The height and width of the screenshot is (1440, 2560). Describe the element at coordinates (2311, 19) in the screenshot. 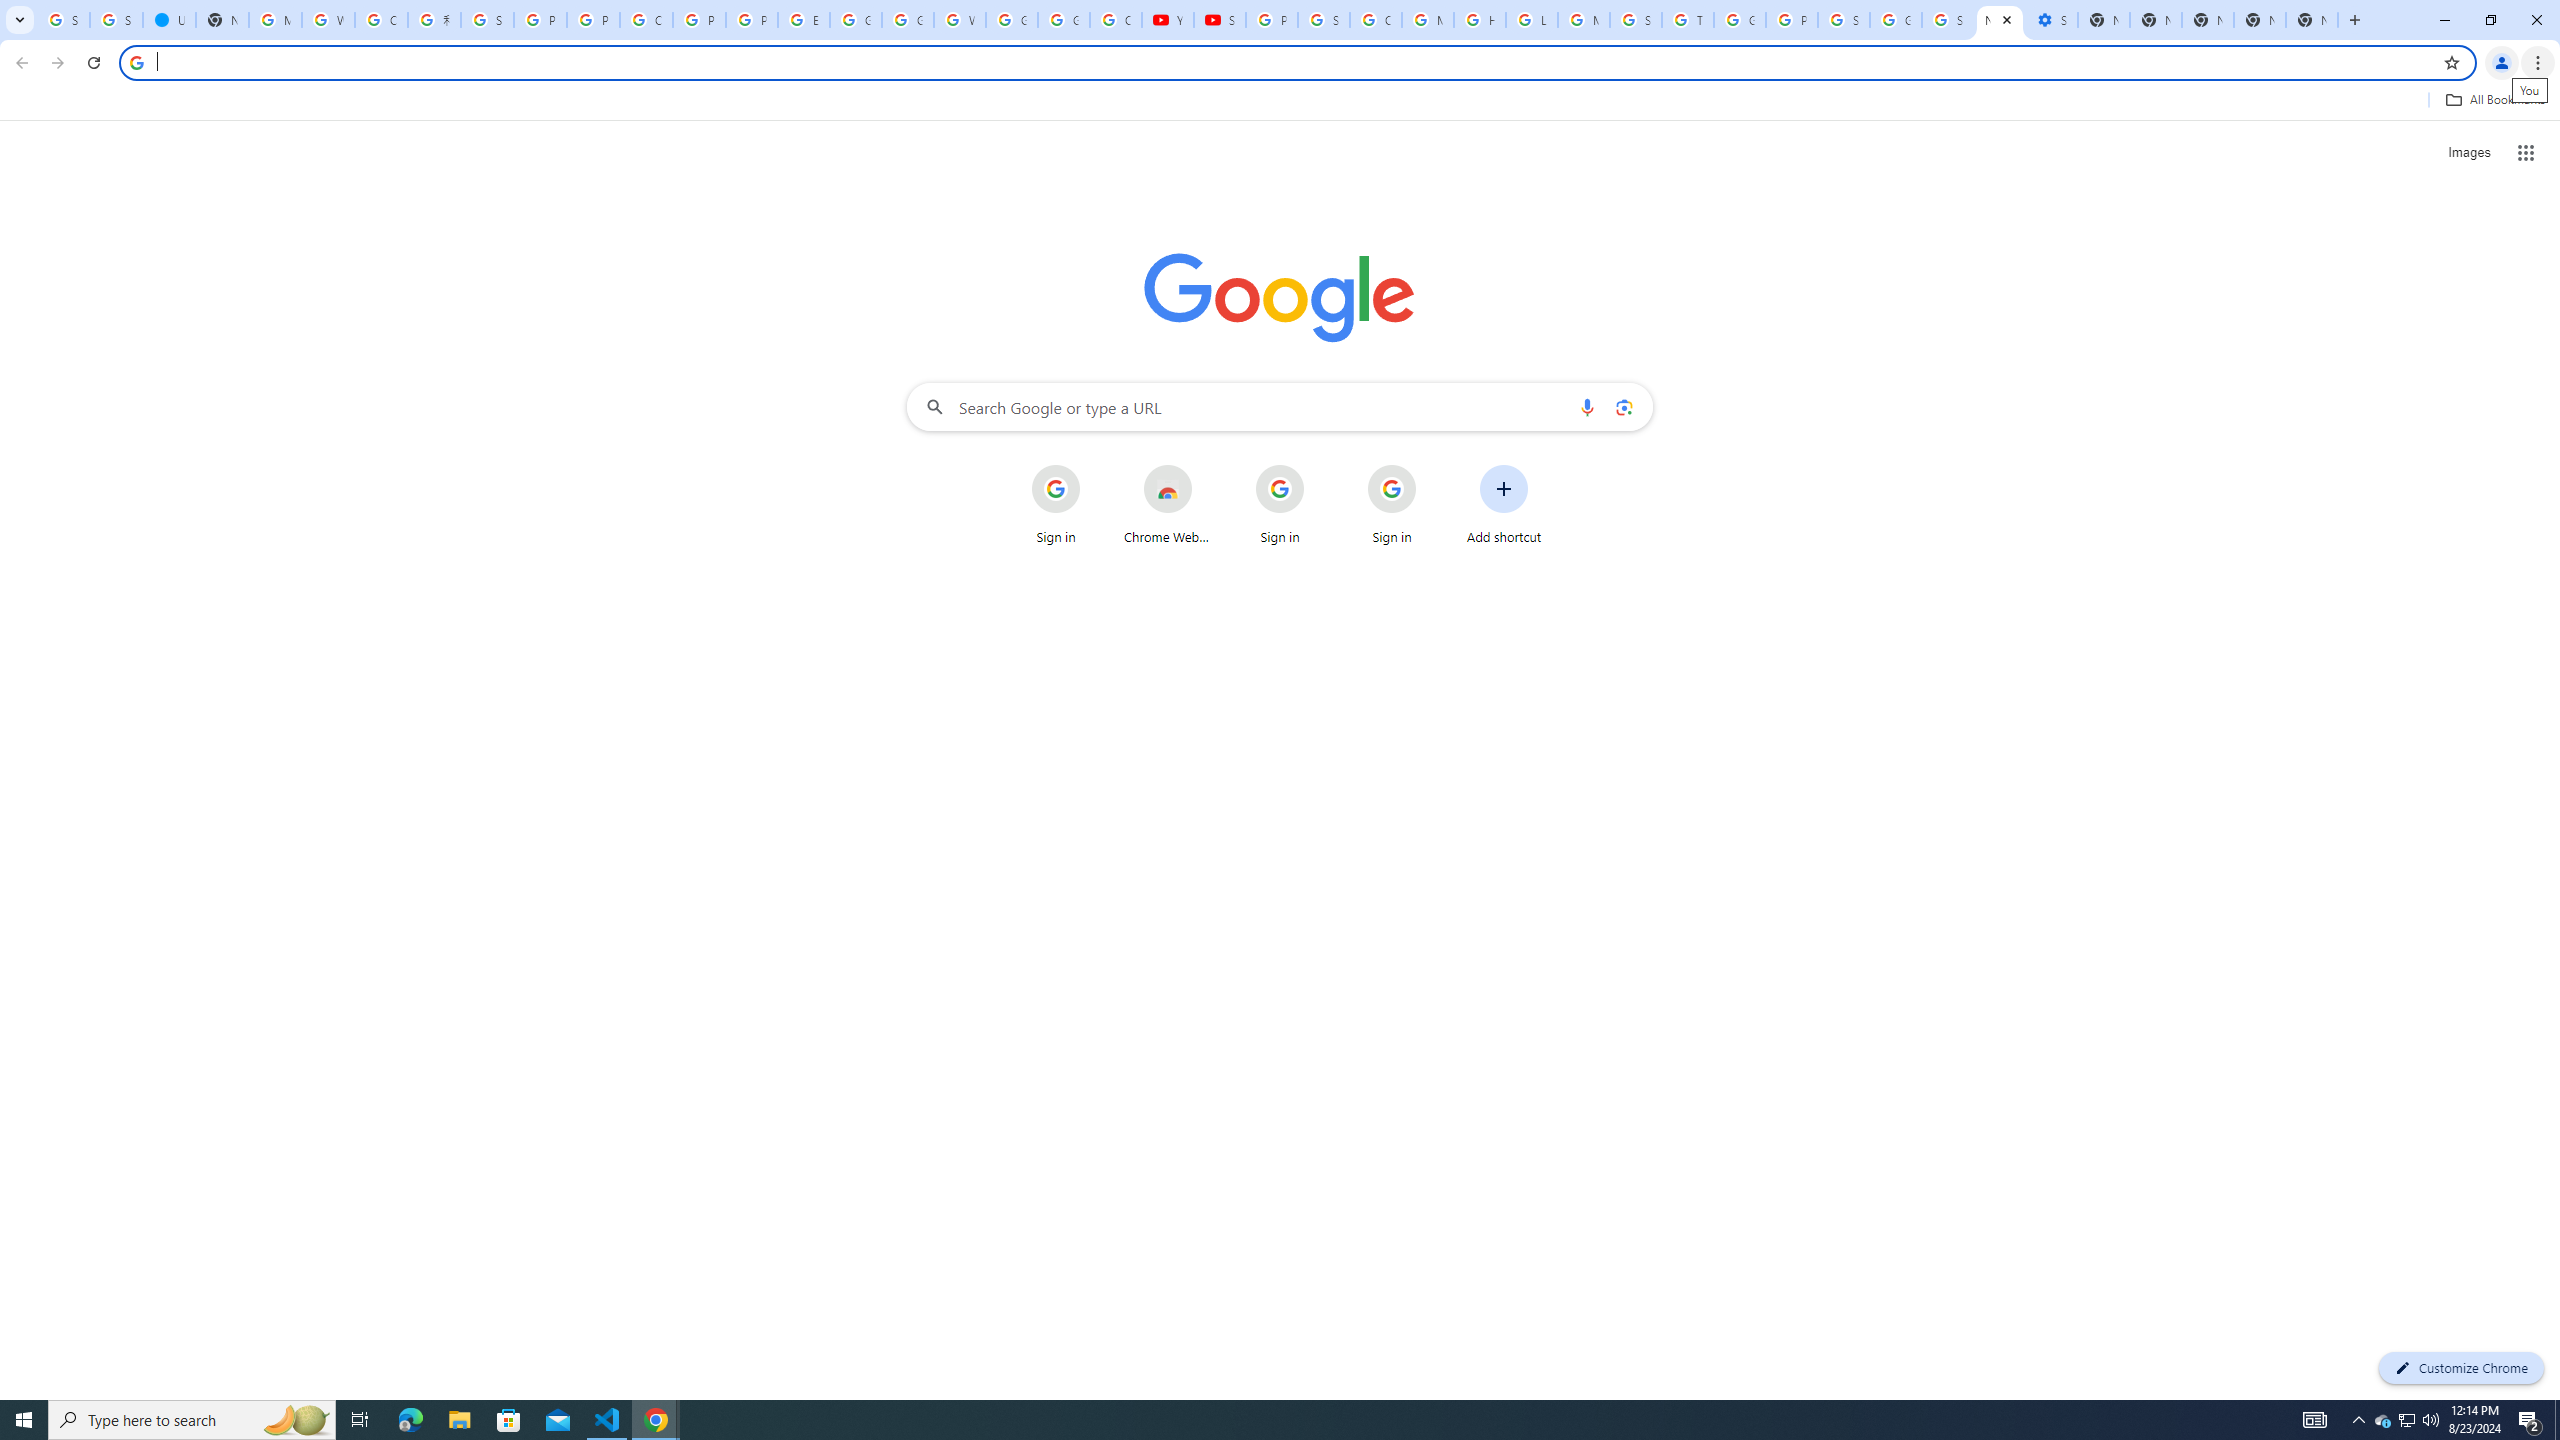

I see `'New Tab'` at that location.